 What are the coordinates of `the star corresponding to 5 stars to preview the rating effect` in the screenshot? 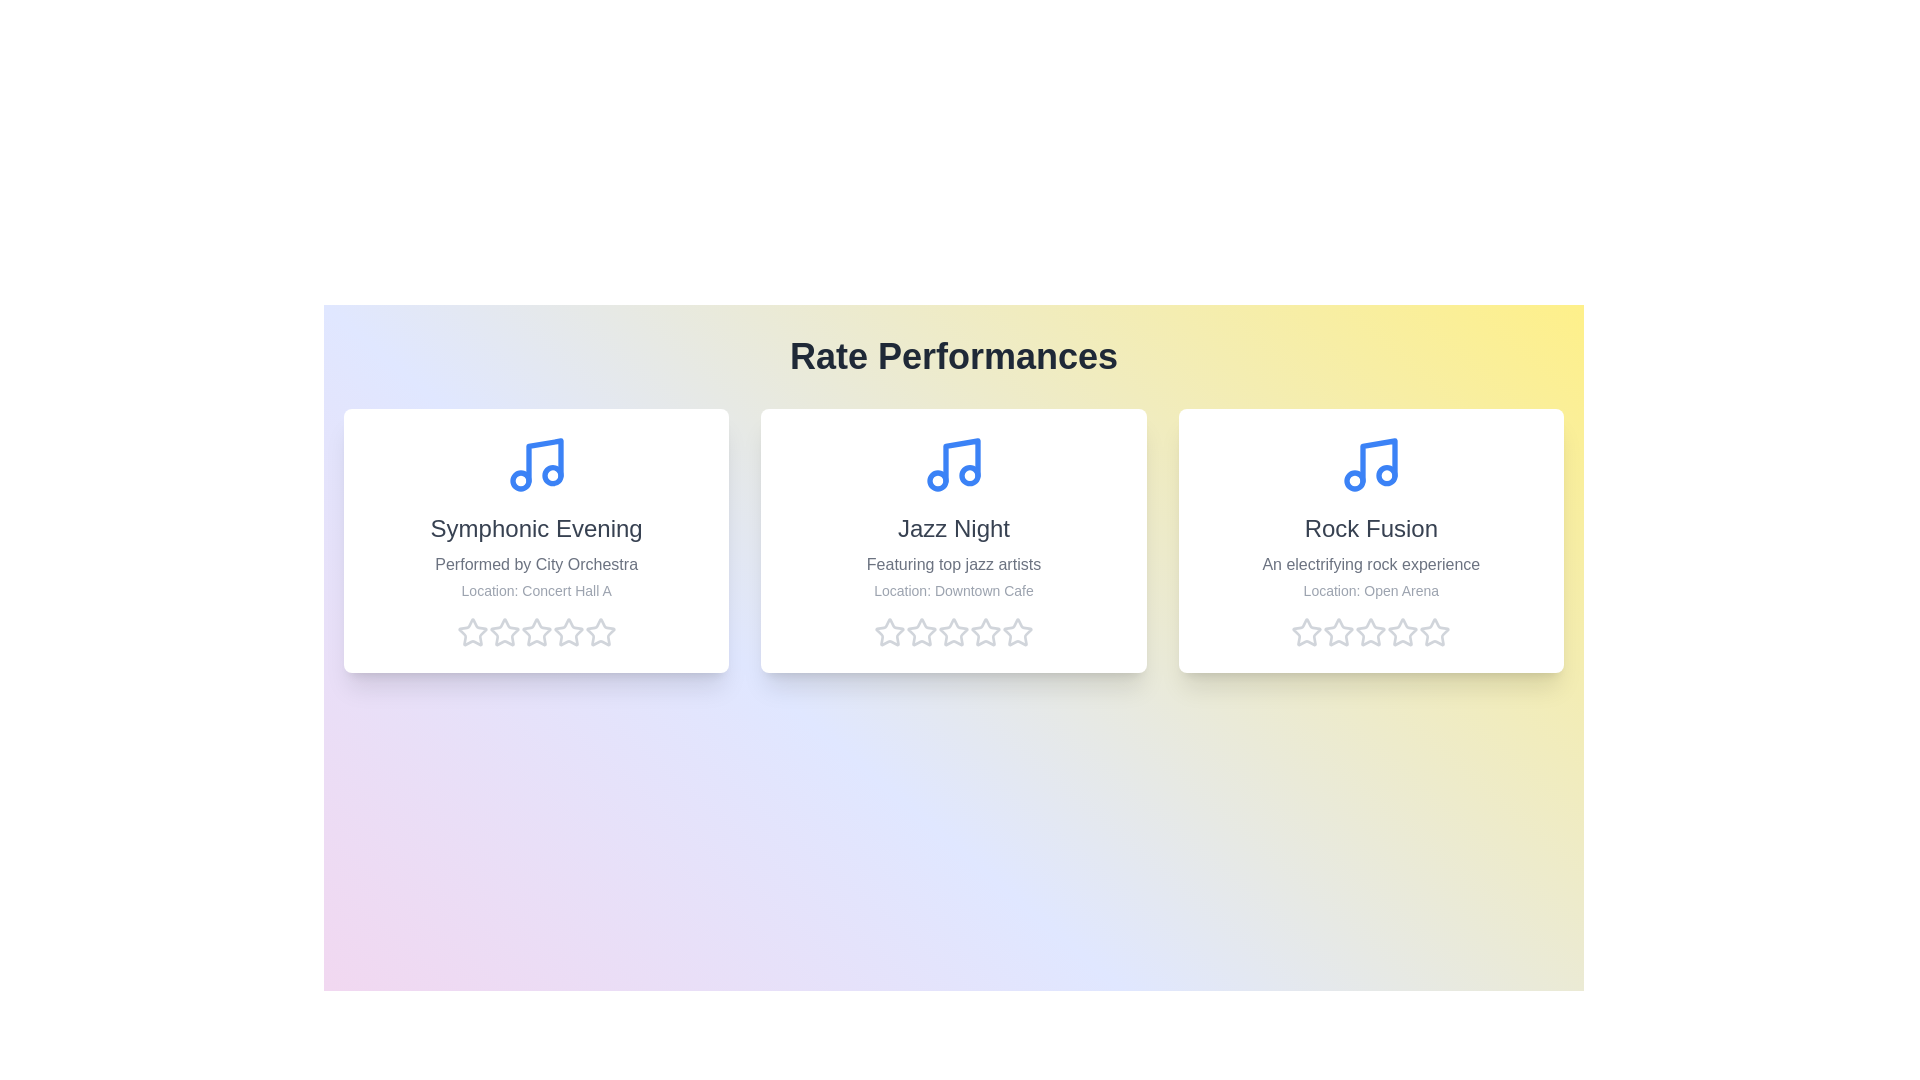 It's located at (599, 632).